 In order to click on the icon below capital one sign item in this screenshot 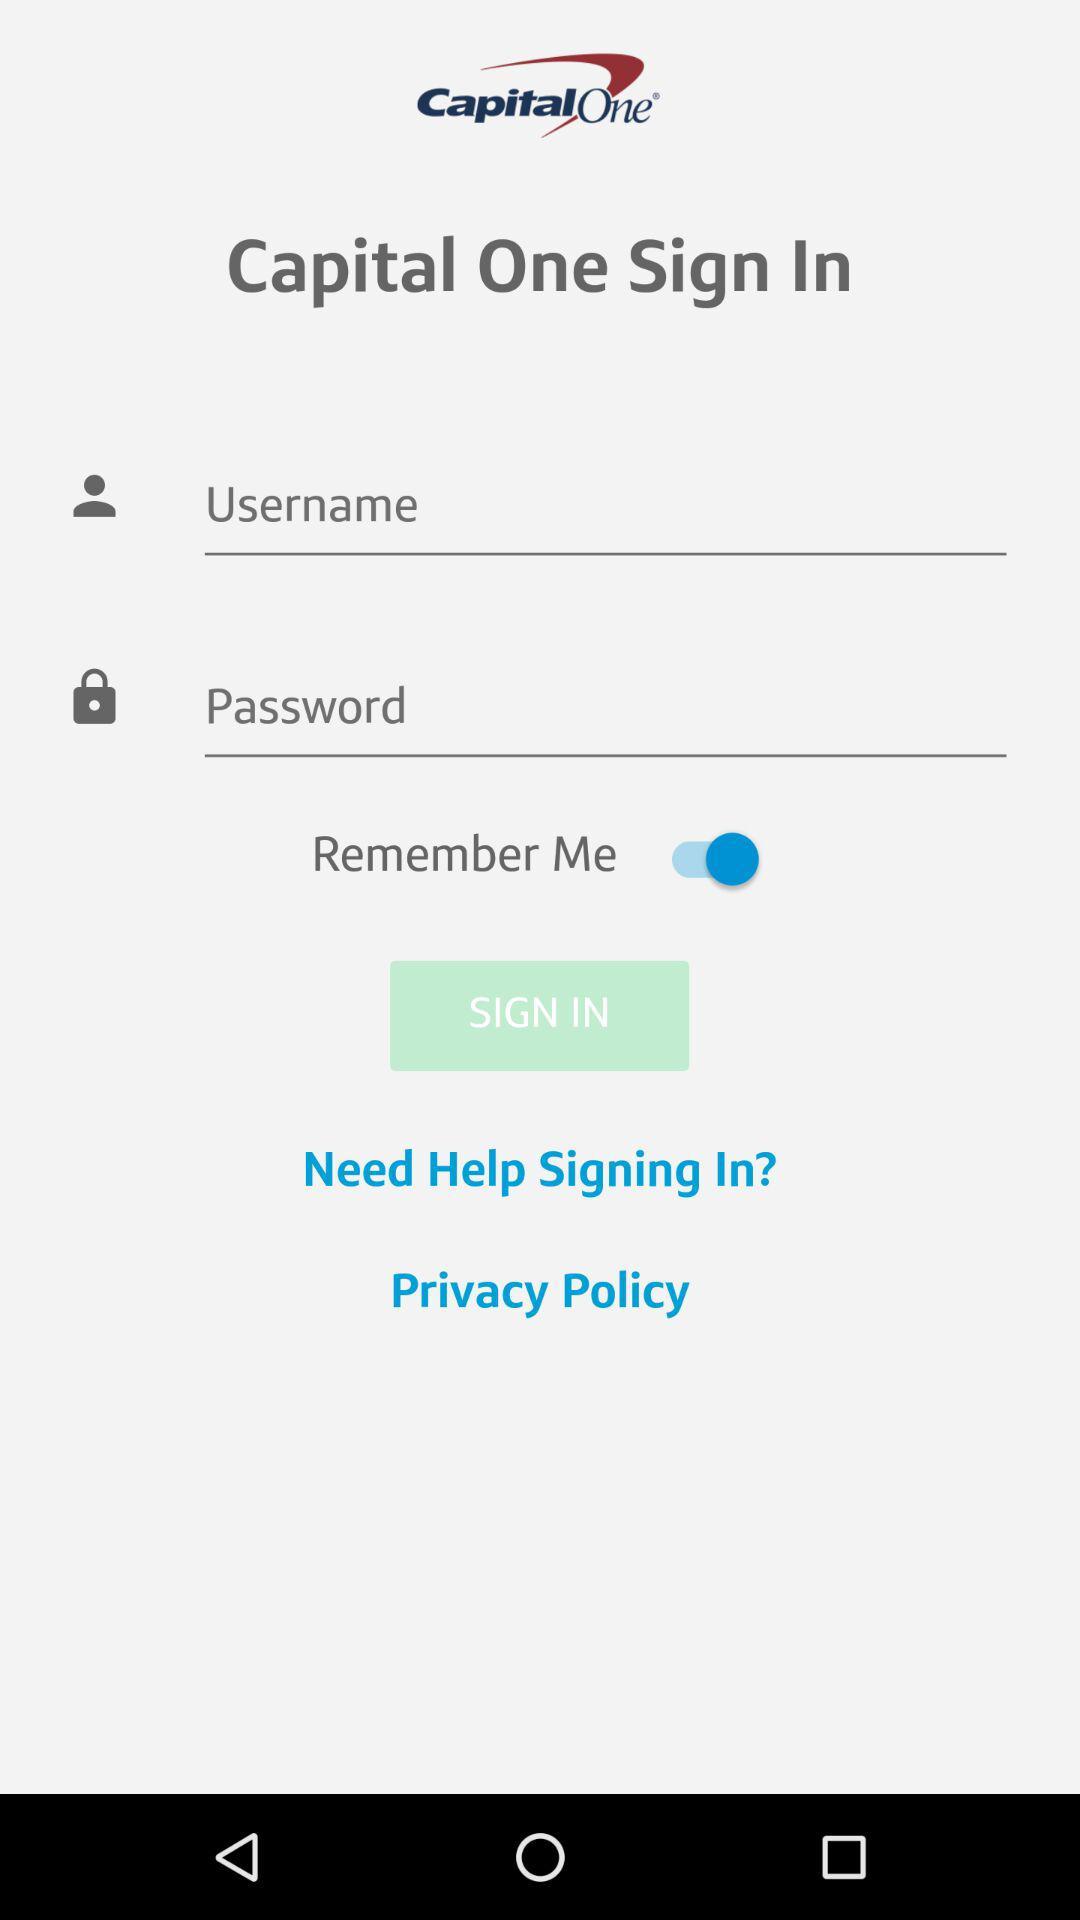, I will do `click(604, 509)`.